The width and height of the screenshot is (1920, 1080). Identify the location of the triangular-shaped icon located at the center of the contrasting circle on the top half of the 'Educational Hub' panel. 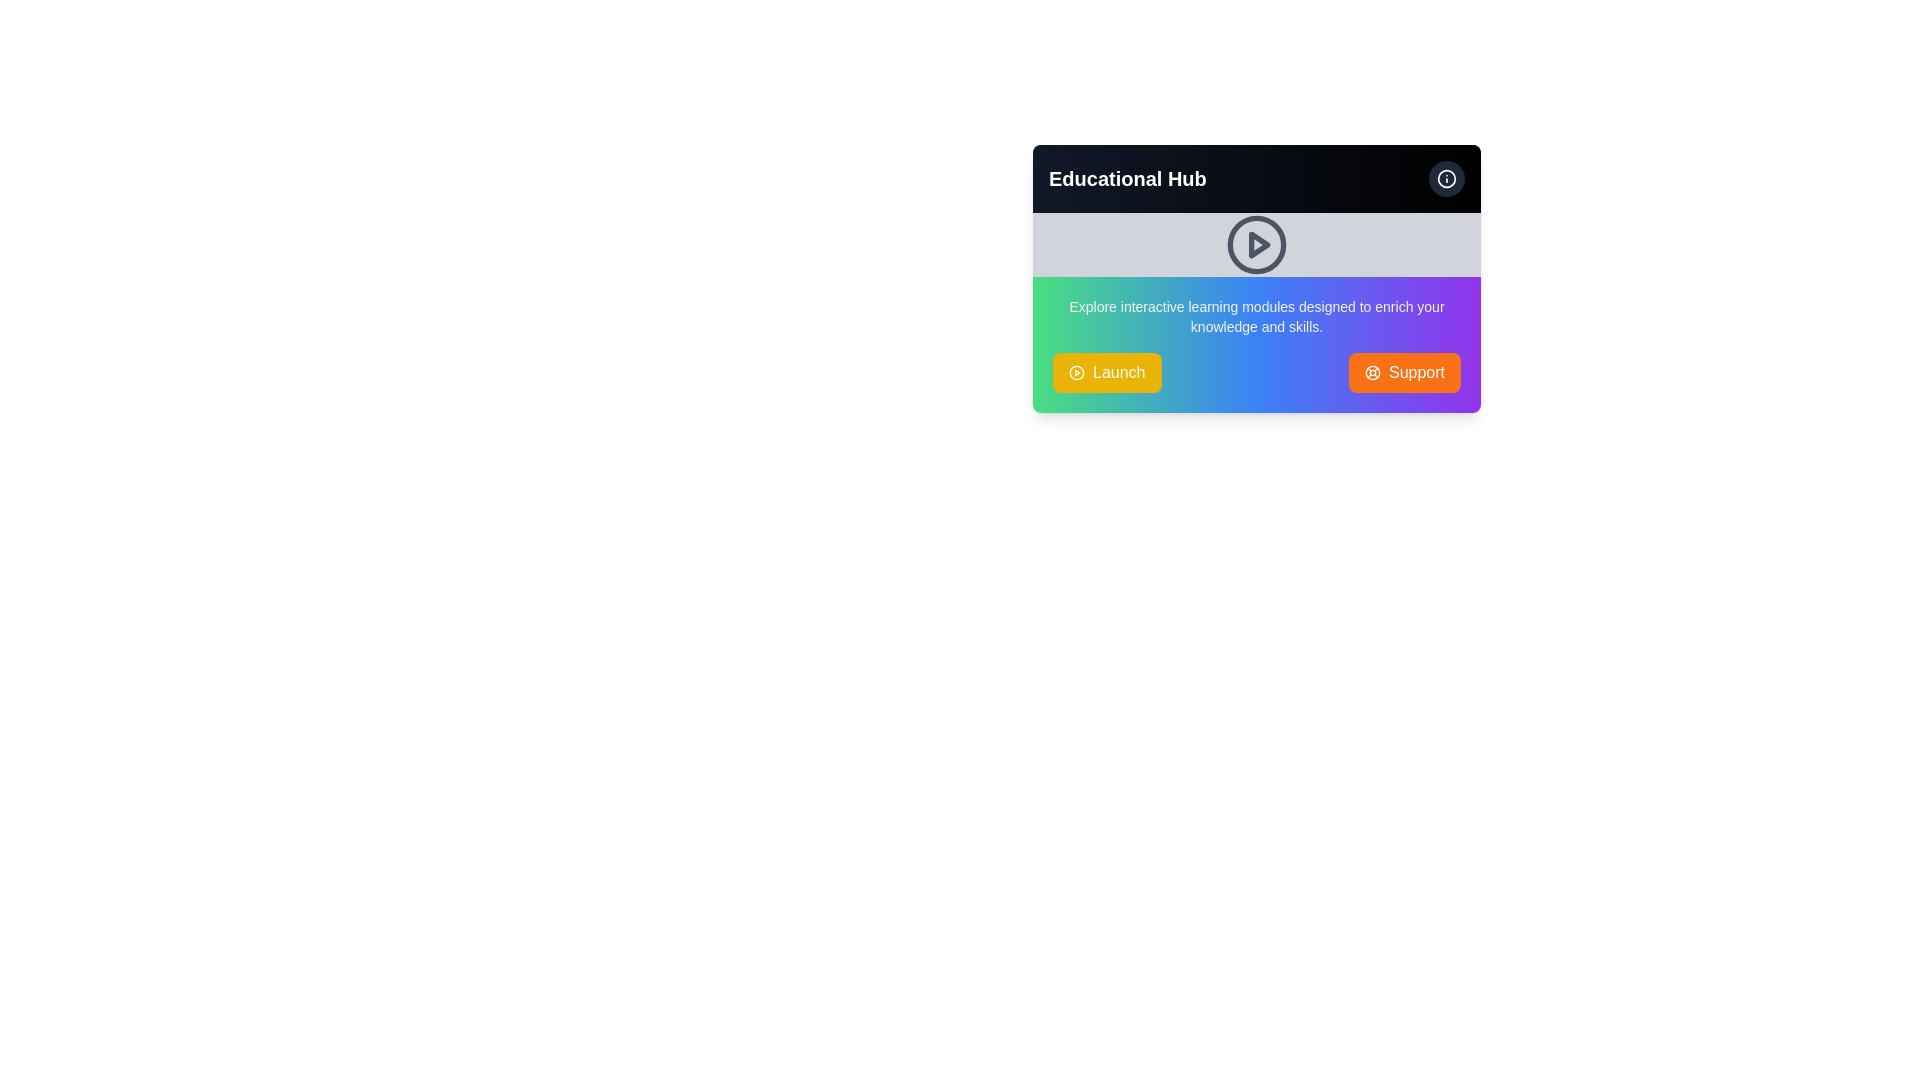
(1258, 244).